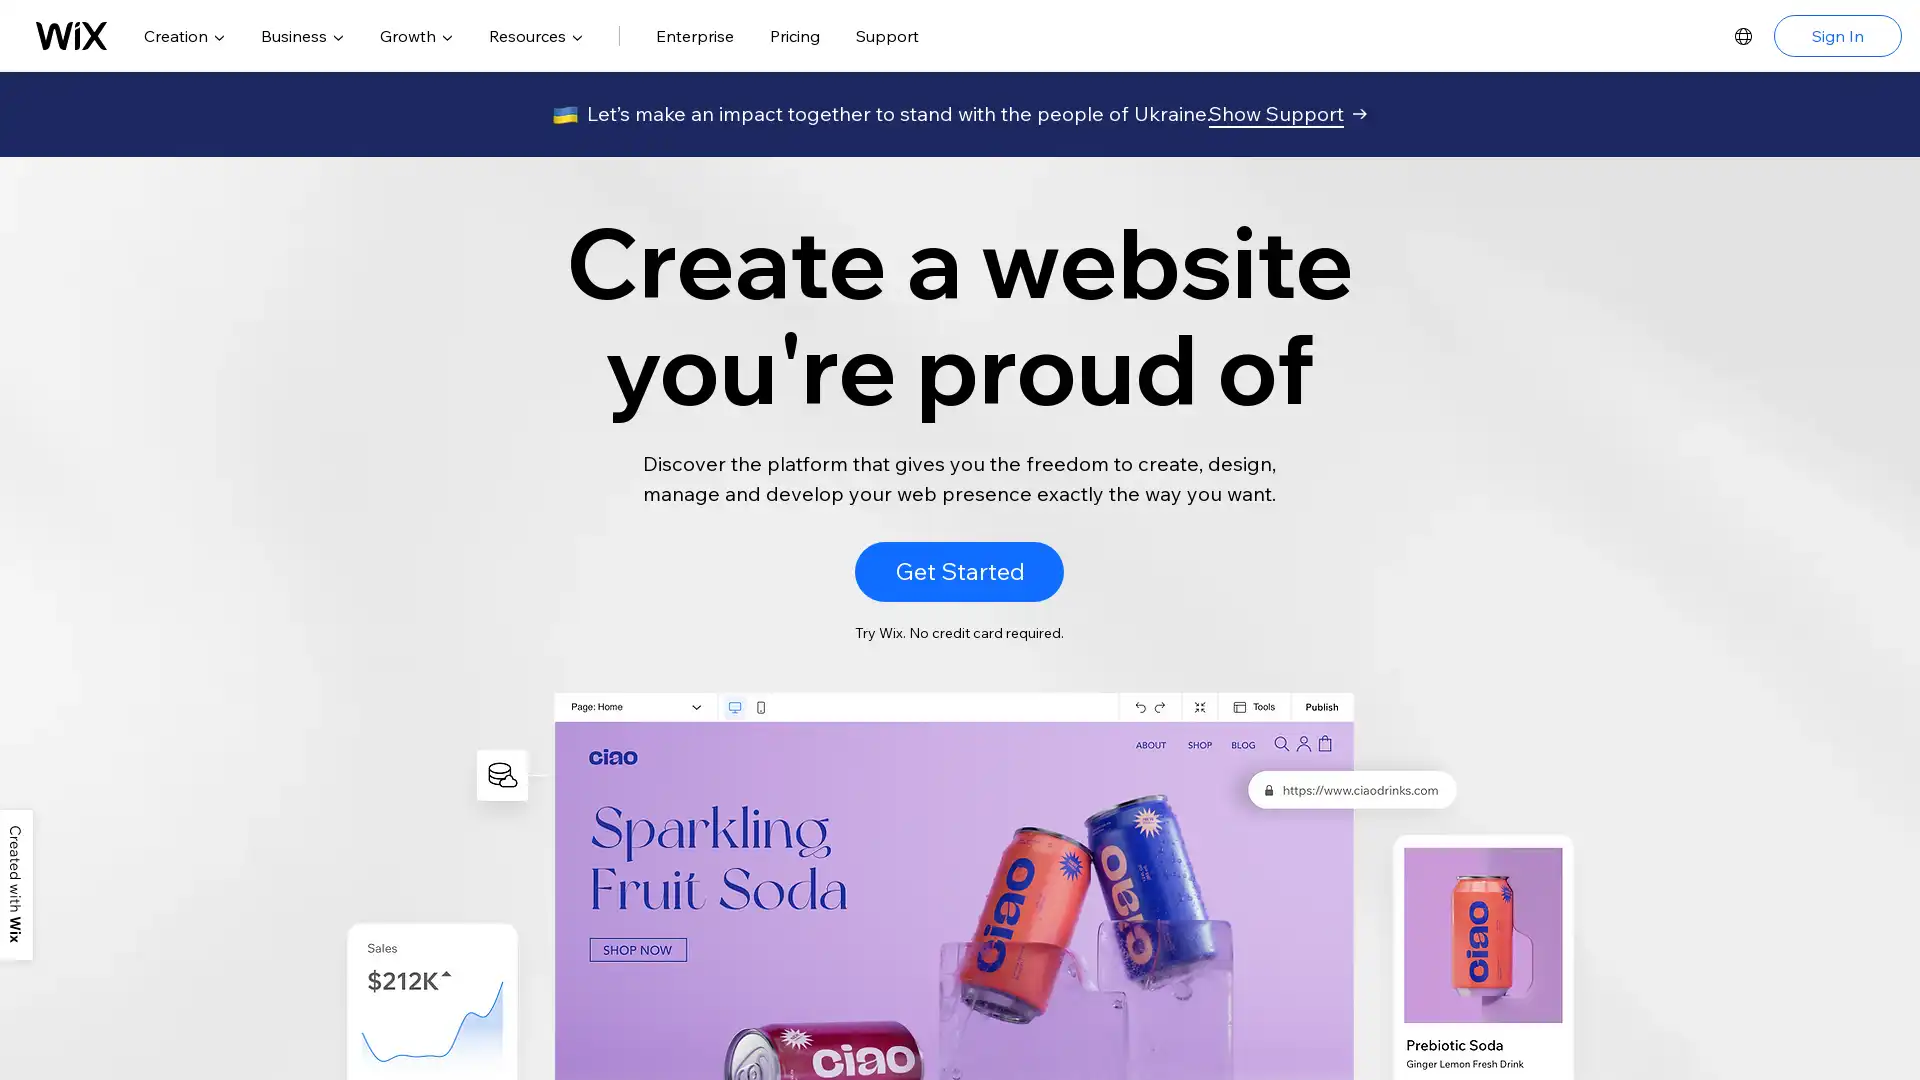  Describe the element at coordinates (536, 34) in the screenshot. I see `Resources` at that location.